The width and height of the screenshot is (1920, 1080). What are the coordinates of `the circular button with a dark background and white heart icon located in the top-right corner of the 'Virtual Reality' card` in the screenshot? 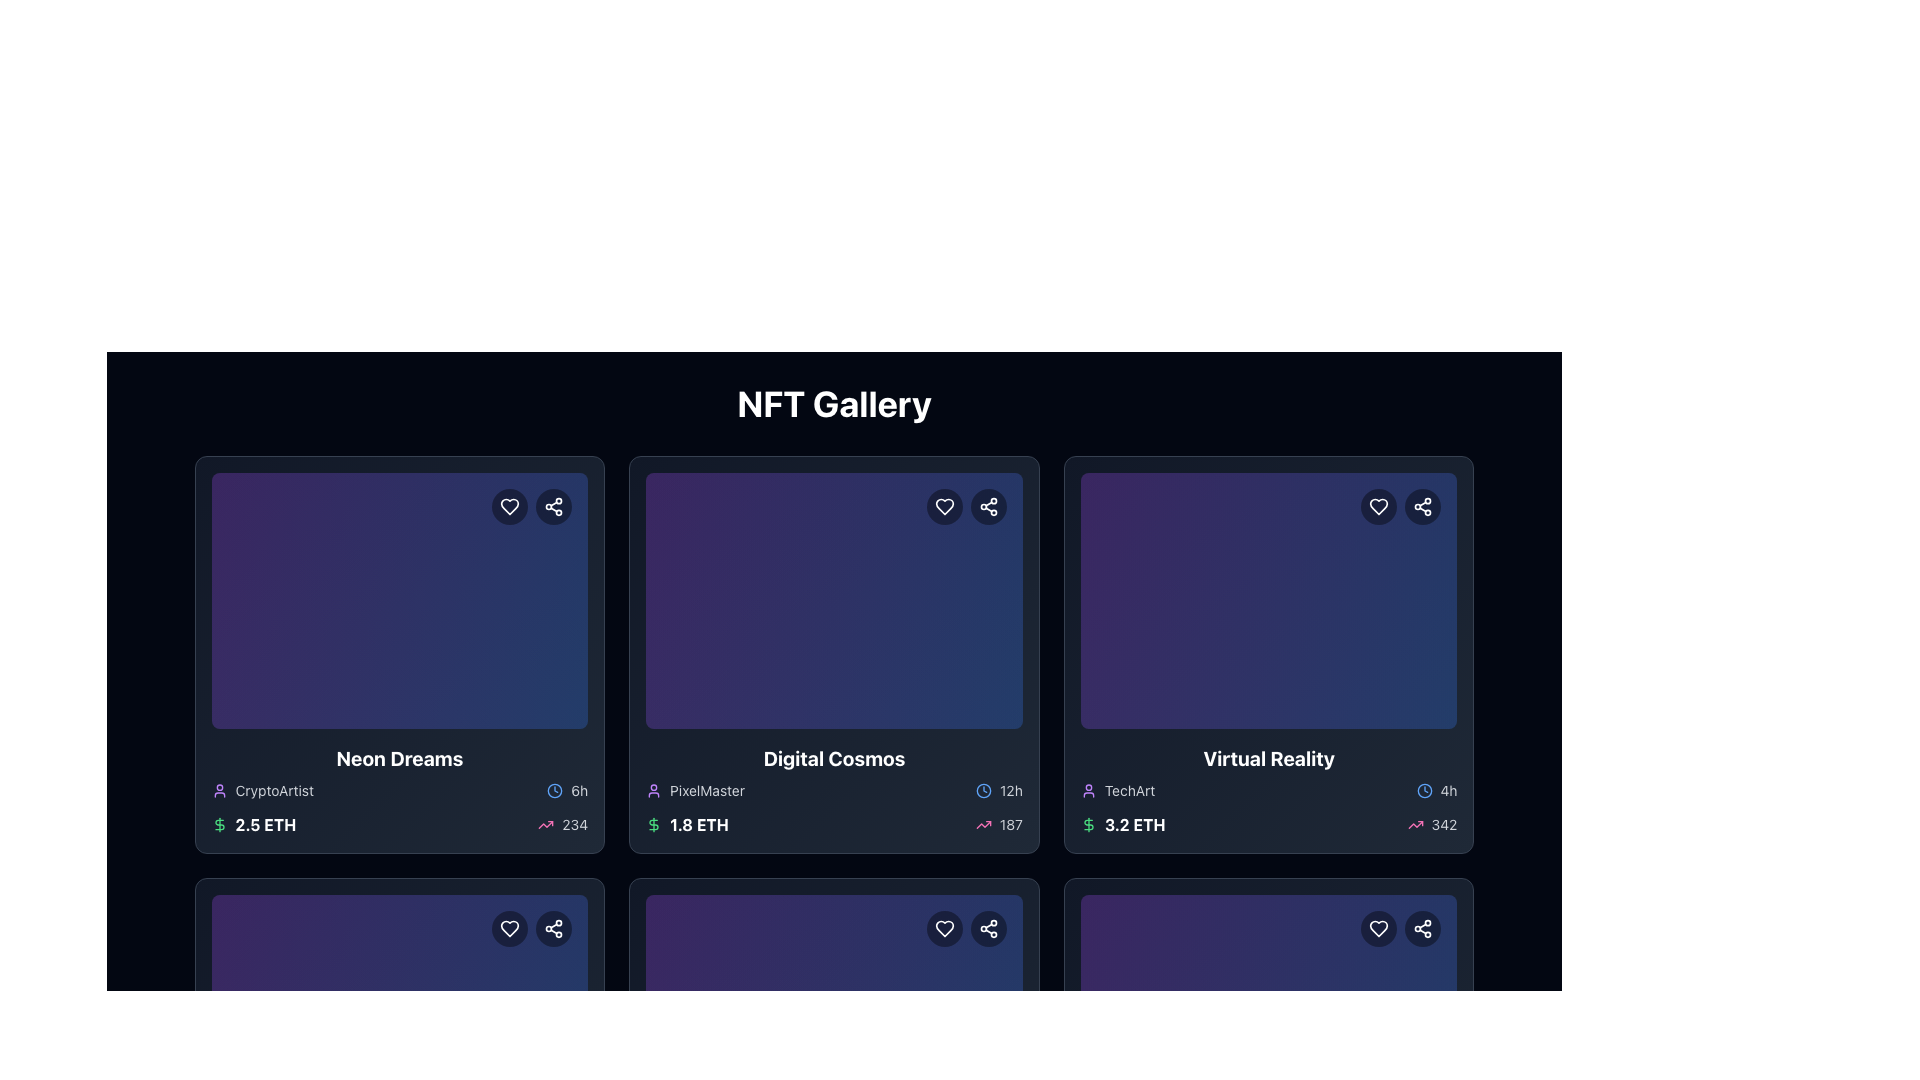 It's located at (1378, 505).